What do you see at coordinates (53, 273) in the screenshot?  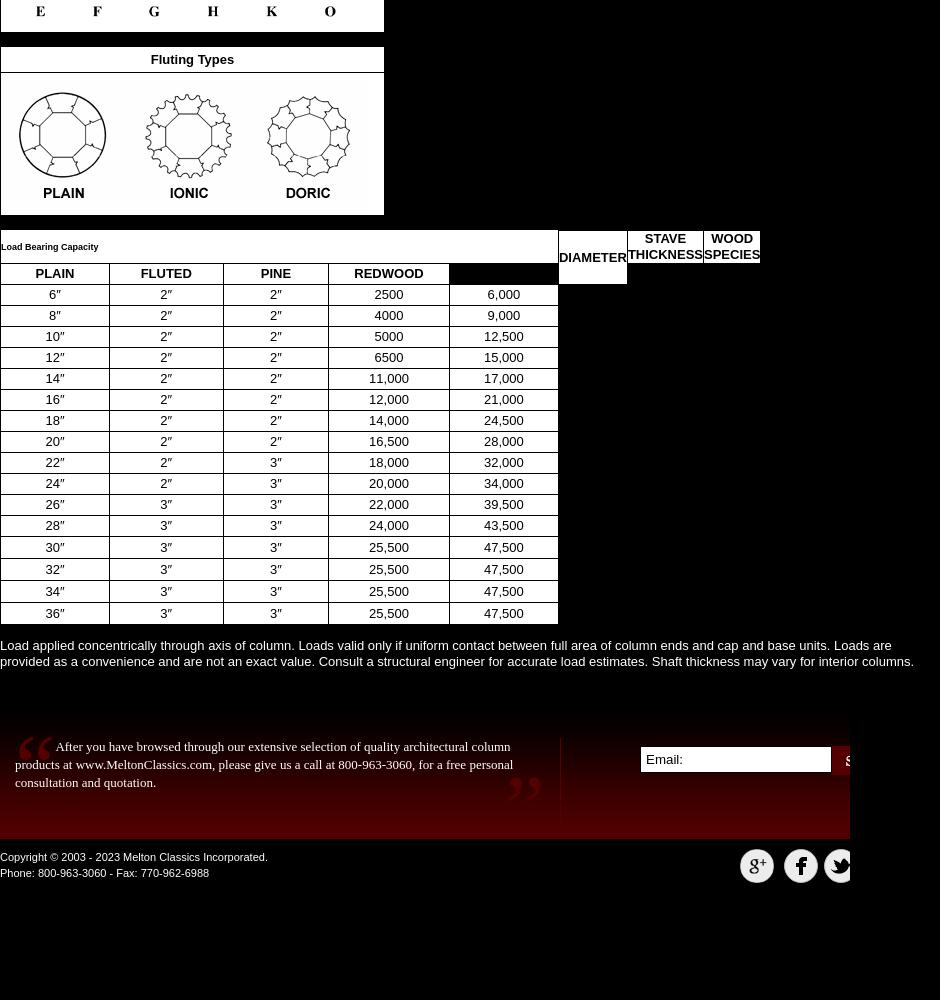 I see `'PLAIN'` at bounding box center [53, 273].